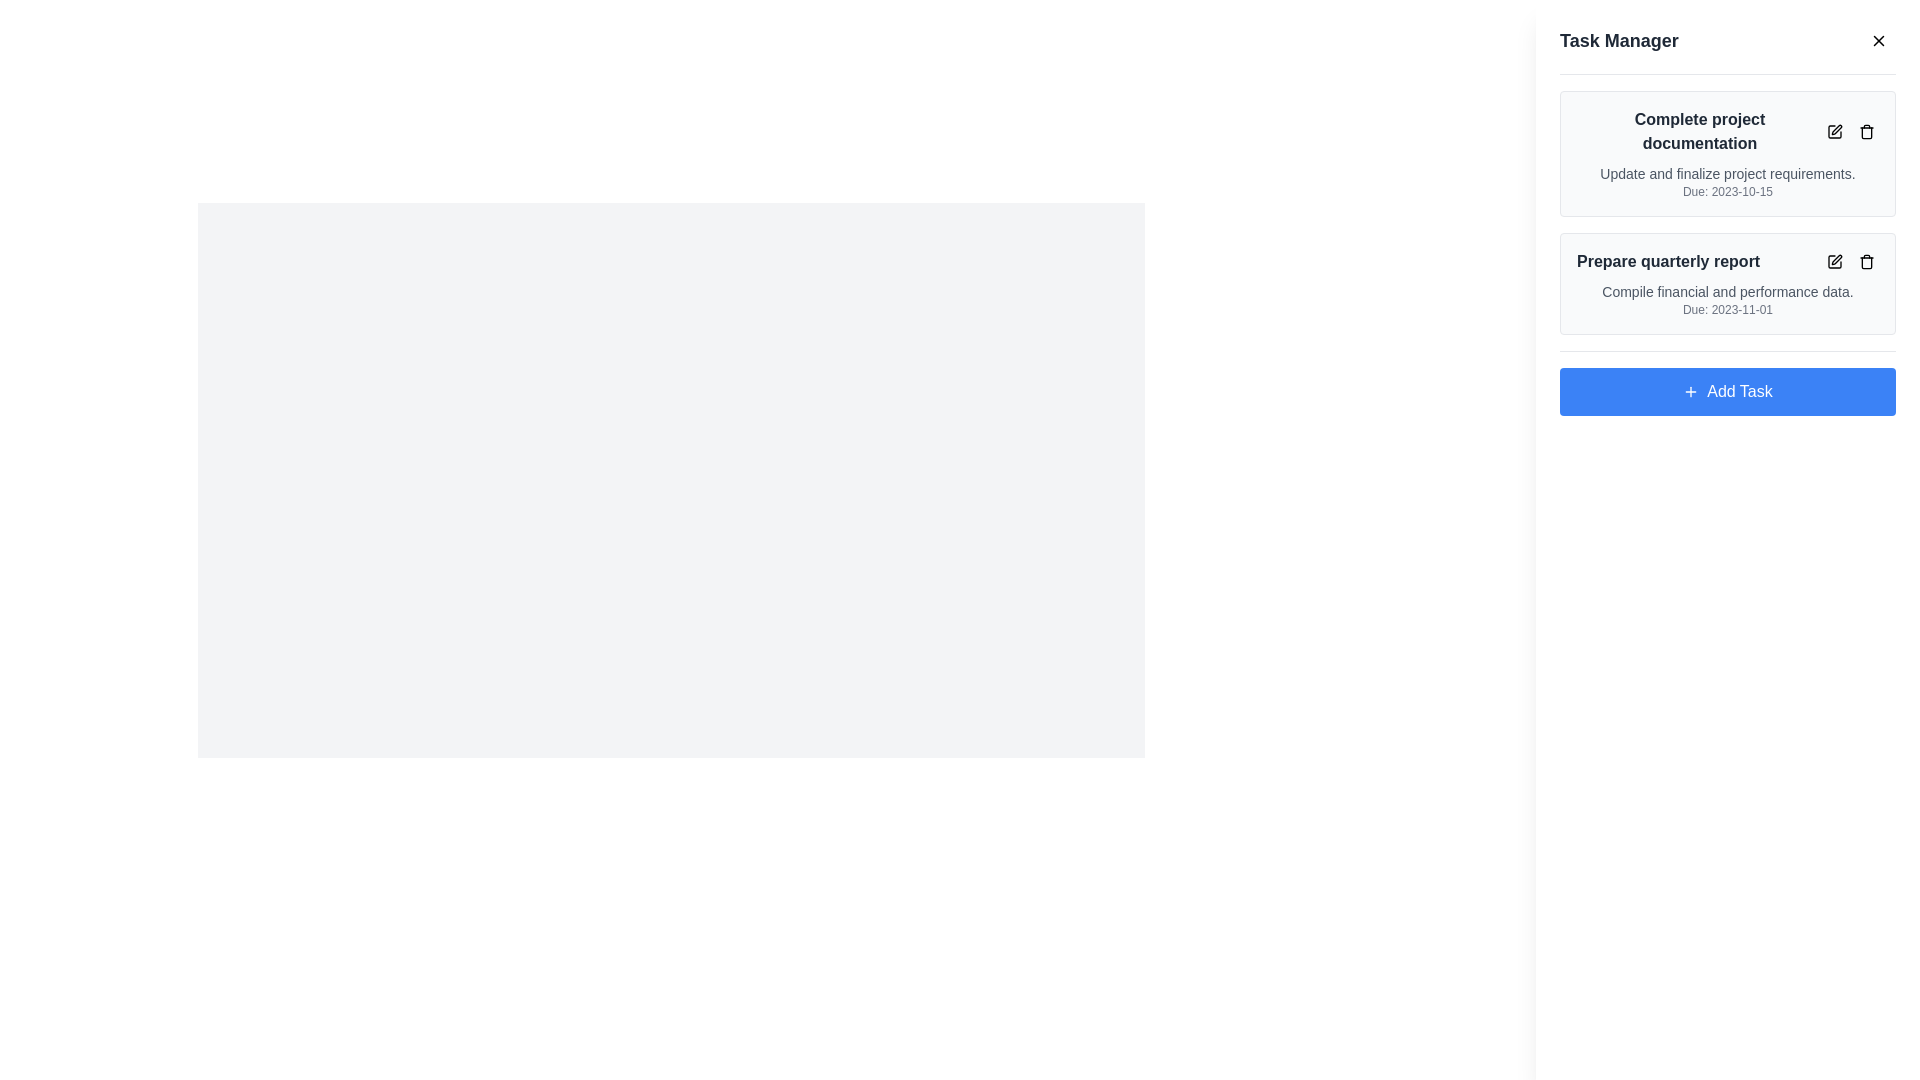 The image size is (1920, 1080). Describe the element at coordinates (1834, 261) in the screenshot. I see `the edit icon button located near the top right corner of the second task's rectangular card in the Task Manager panel` at that location.